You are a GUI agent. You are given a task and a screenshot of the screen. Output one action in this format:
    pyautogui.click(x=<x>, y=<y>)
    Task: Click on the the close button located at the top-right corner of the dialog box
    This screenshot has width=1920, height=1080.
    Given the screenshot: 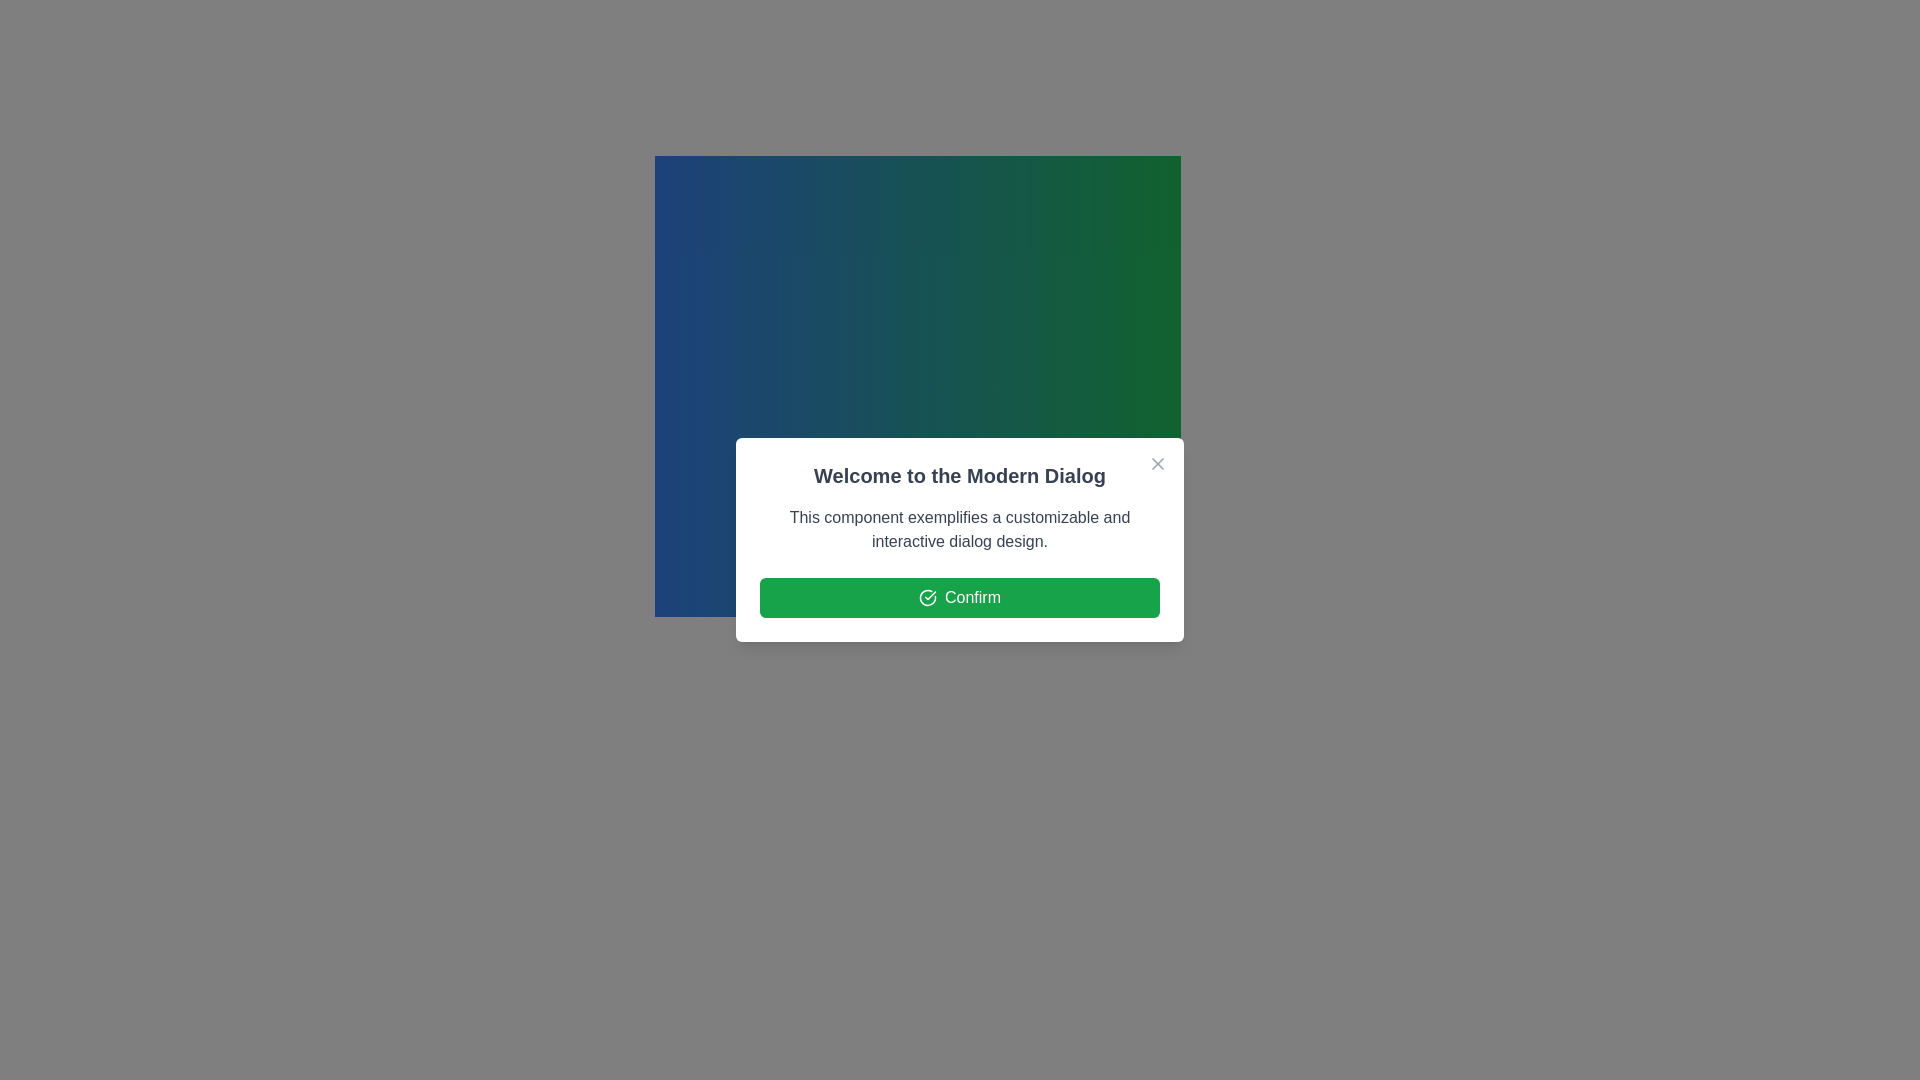 What is the action you would take?
    pyautogui.click(x=1157, y=463)
    